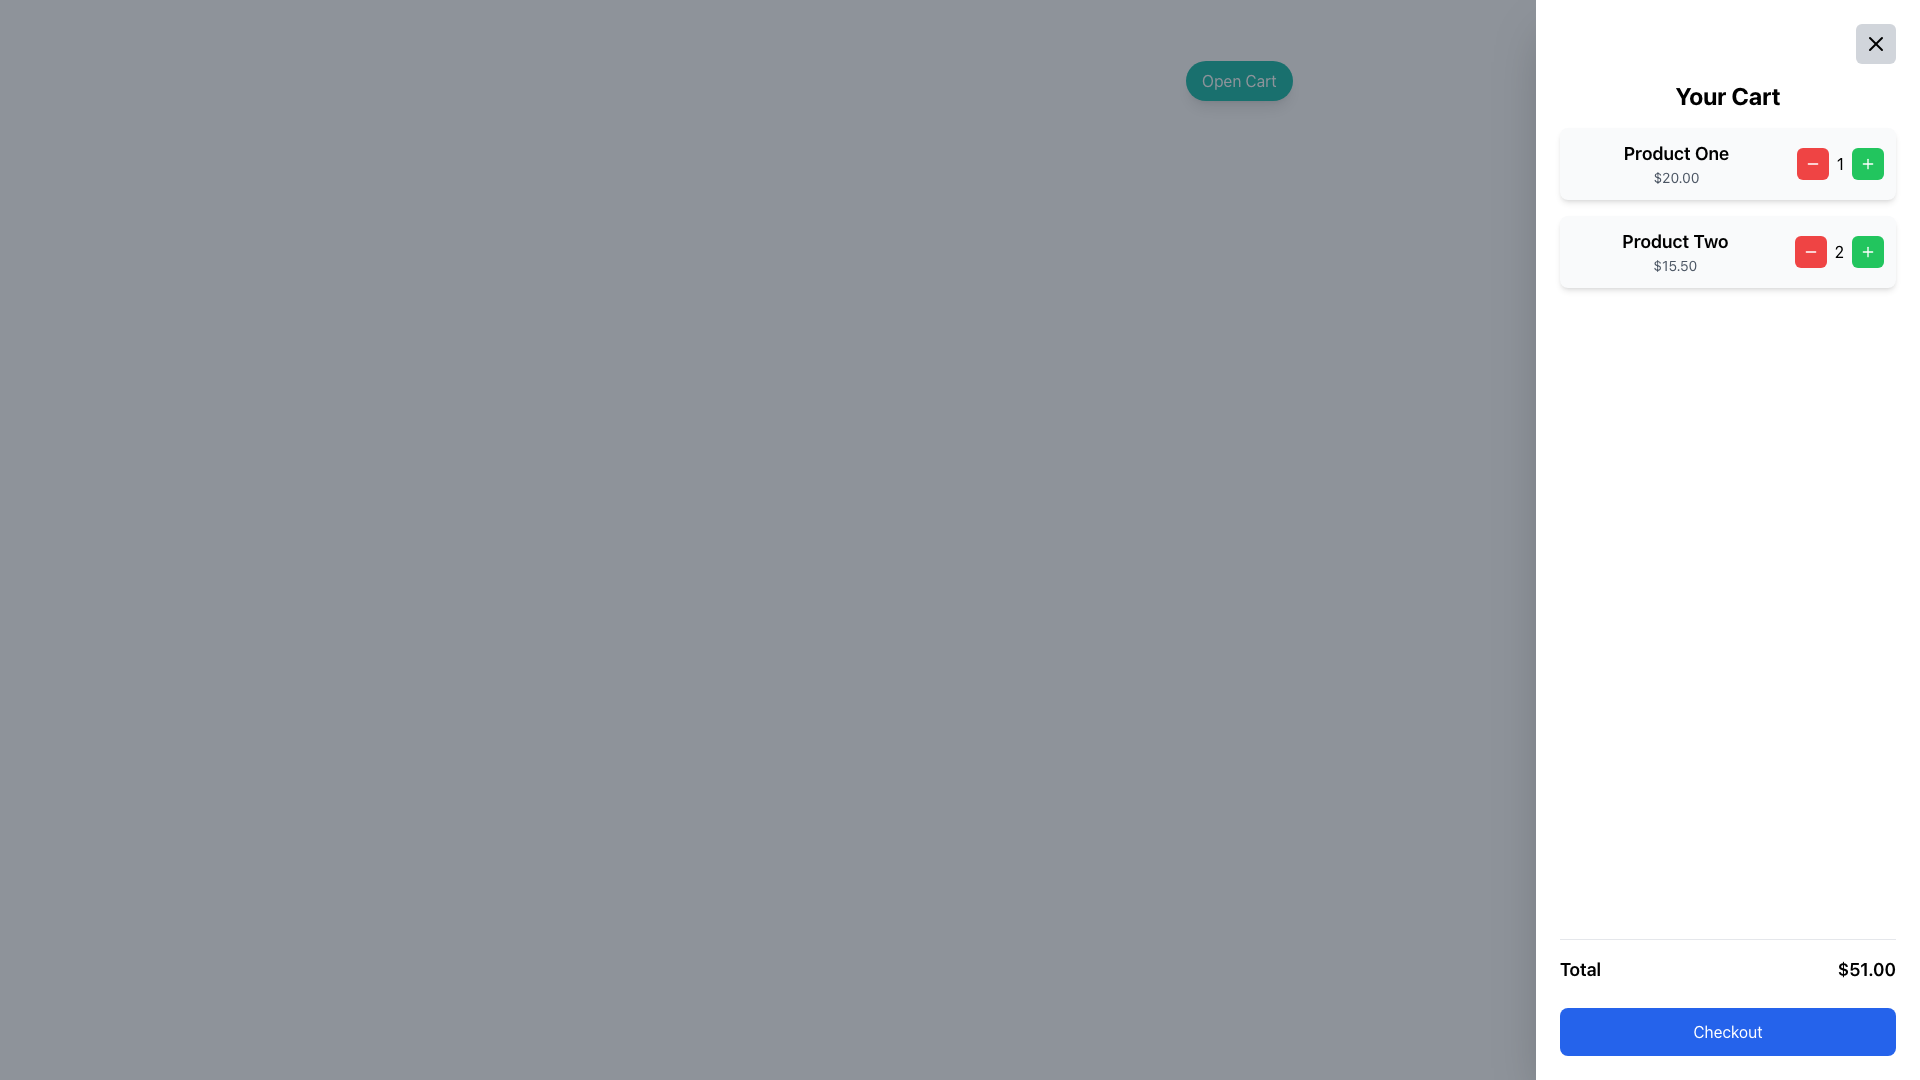  What do you see at coordinates (1810, 250) in the screenshot?
I see `the button icon with a minus symbol corresponding to 'Product Two' in the shopping cart` at bounding box center [1810, 250].